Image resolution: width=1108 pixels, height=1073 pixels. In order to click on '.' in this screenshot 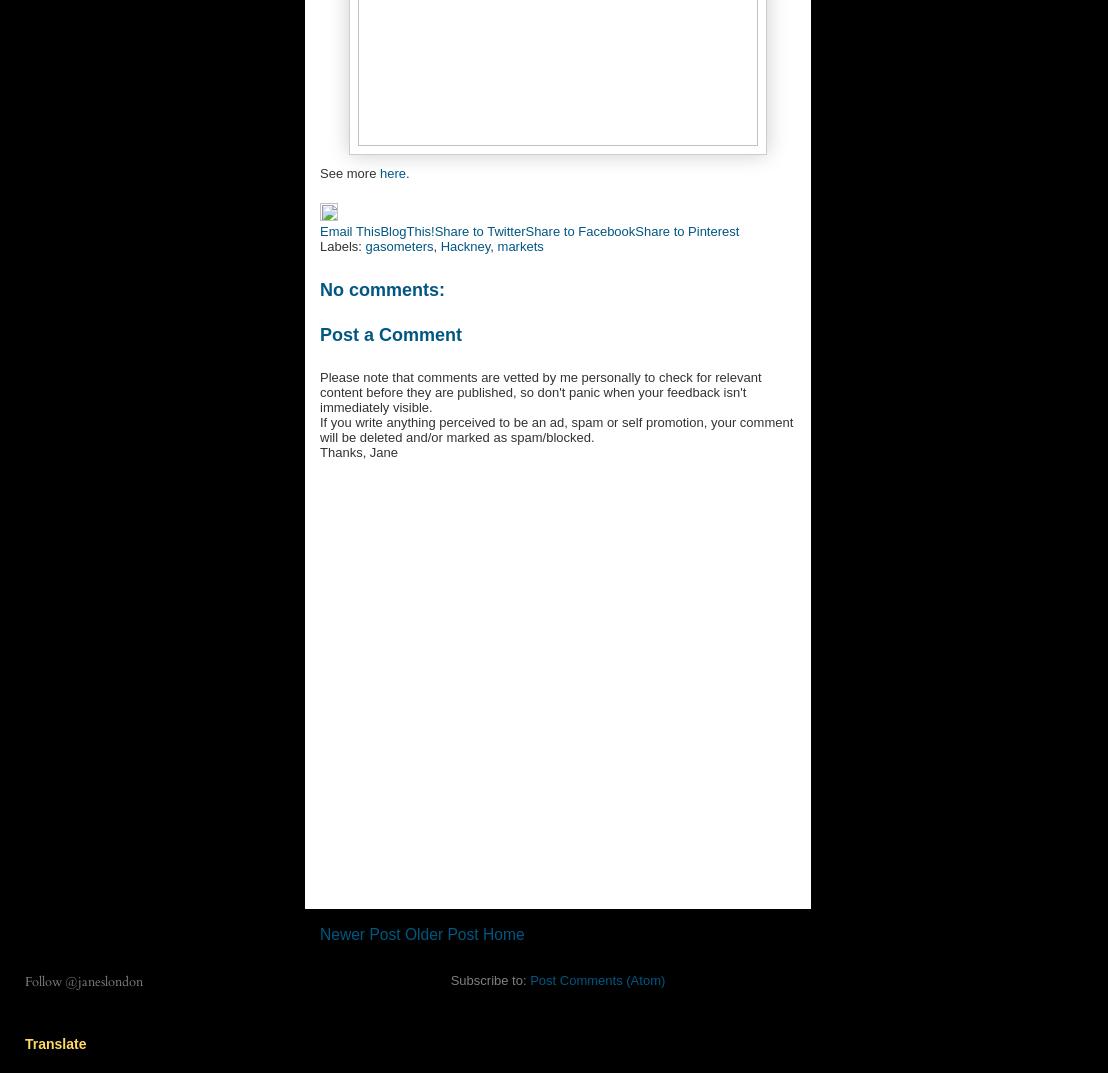, I will do `click(407, 172)`.